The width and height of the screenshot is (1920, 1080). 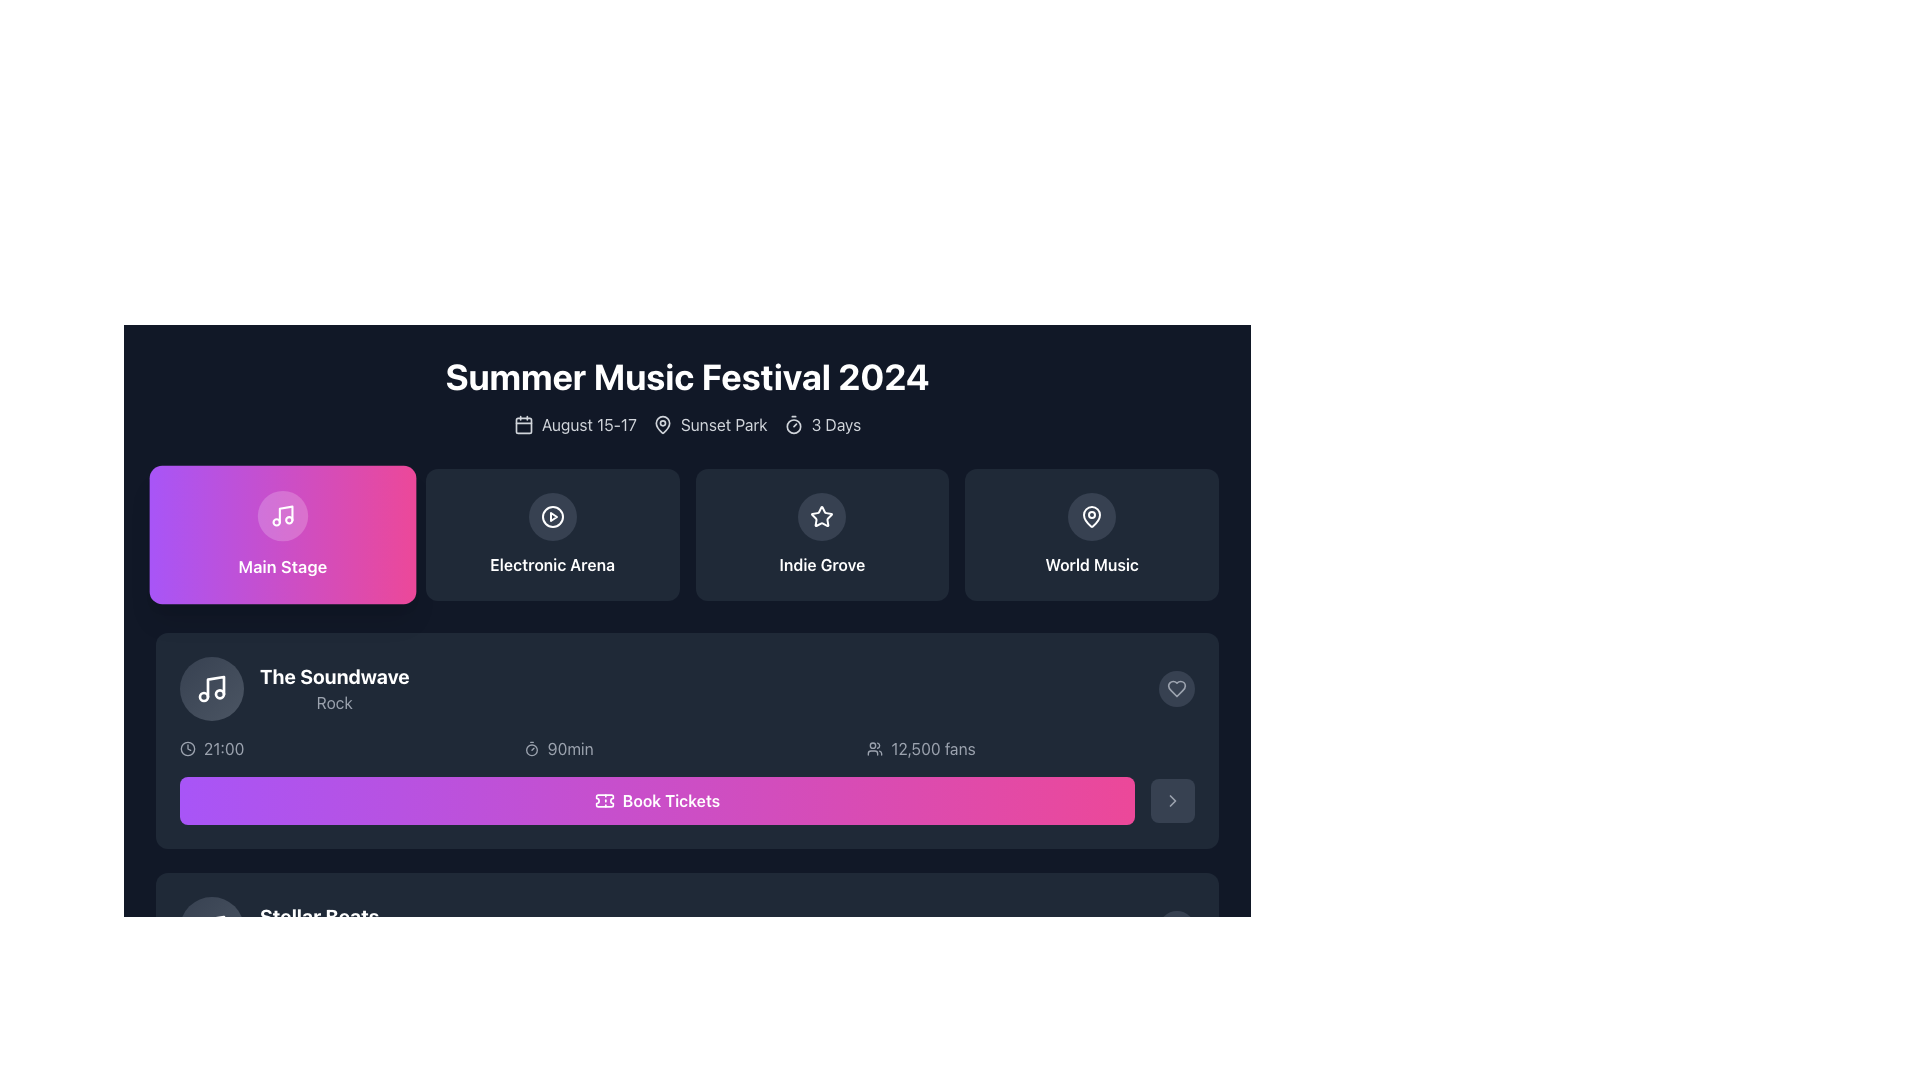 I want to click on the decorative ticket icon element, which is centrally located within its bounding box, to signify ticket-related interactions, so click(x=603, y=800).